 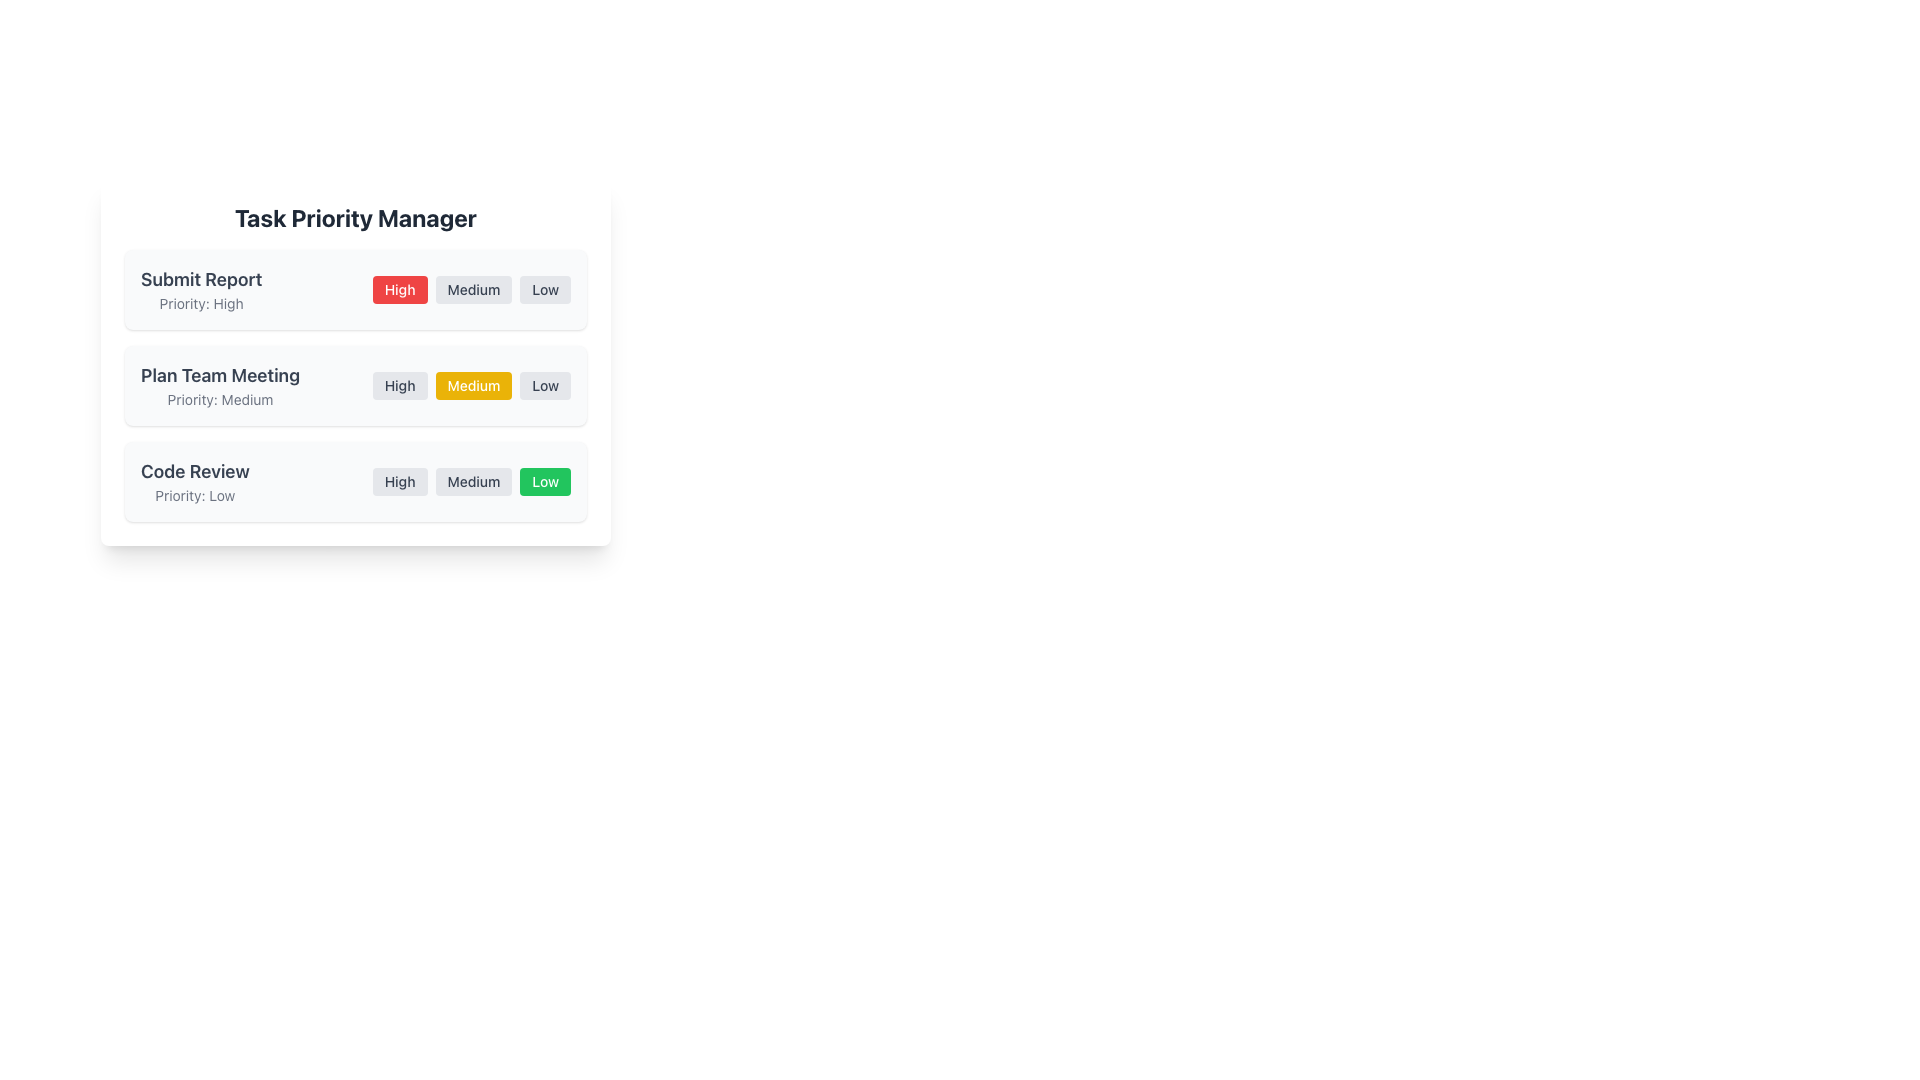 What do you see at coordinates (201, 280) in the screenshot?
I see `the 'Submit Report' text label, which identifies the task at the top-left corner of the first task card in the vertical list of task panels` at bounding box center [201, 280].